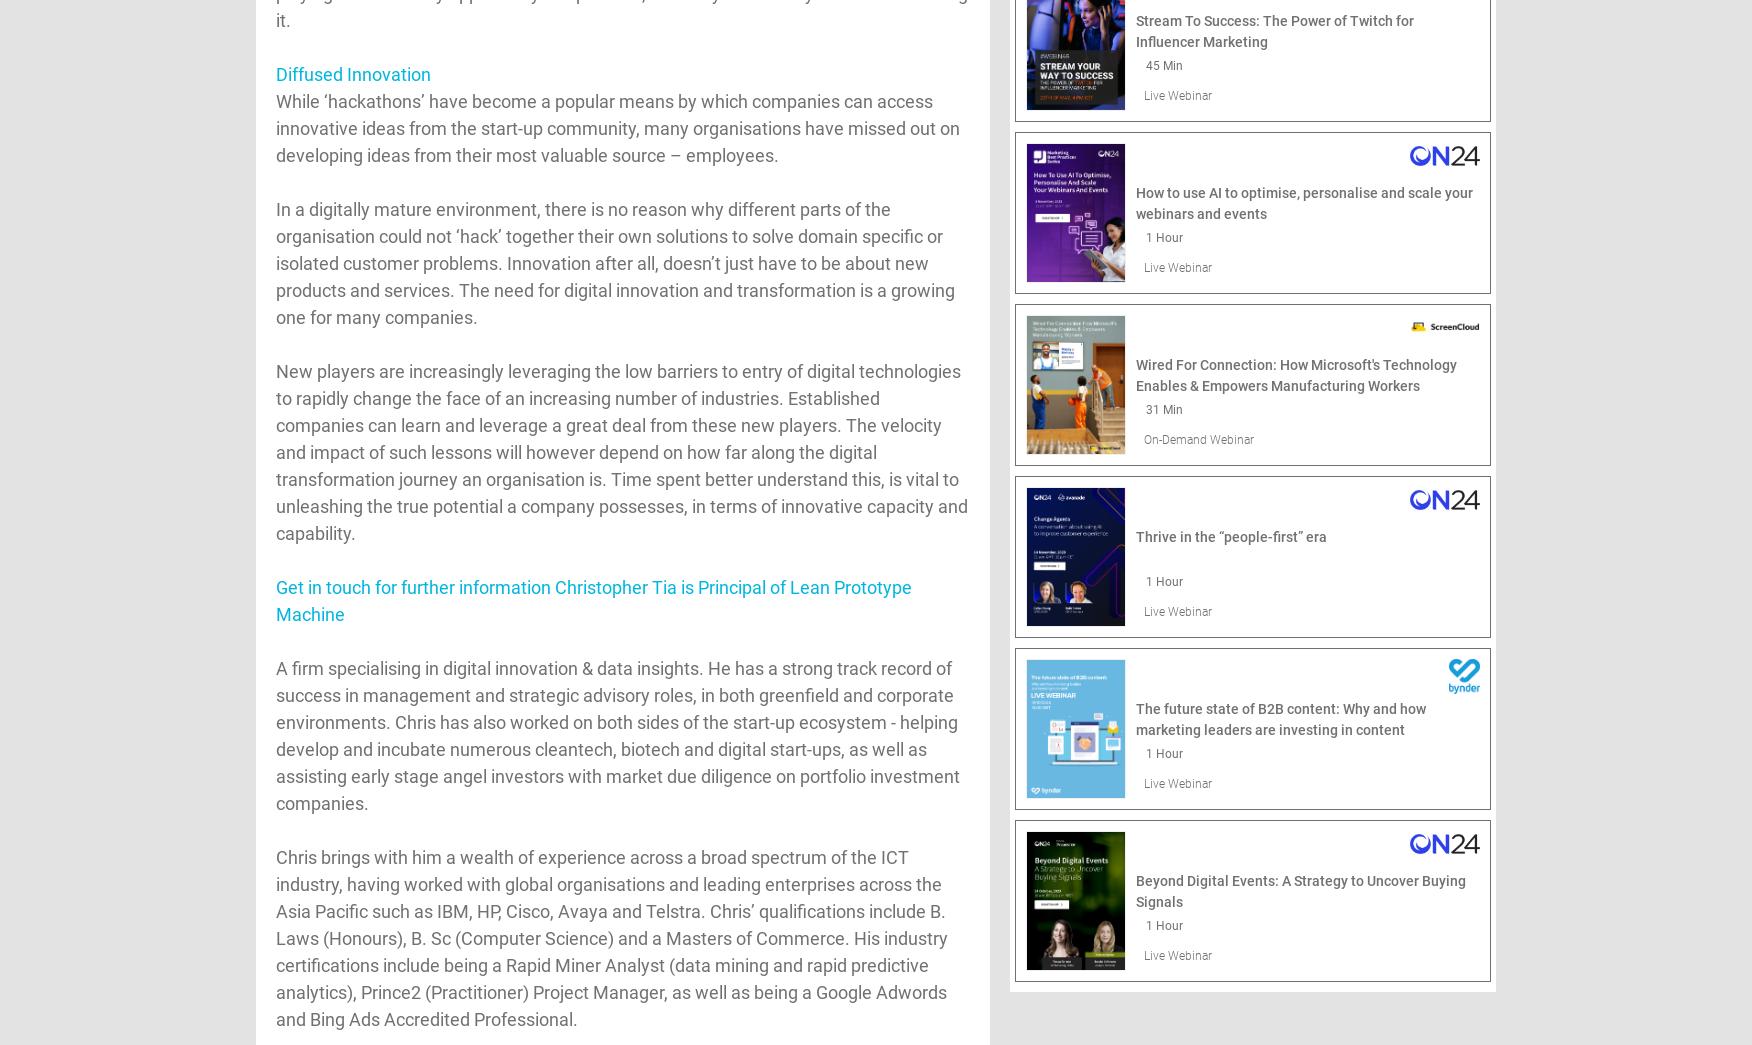  What do you see at coordinates (621, 452) in the screenshot?
I see `'New players are increasingly leveraging the low barriers to entry of digital technologies to rapidly change the face of an increasing number of industries. Established companies can learn and leverage a great deal from these new players. The velocity and impact of such lessons will however depend on how far along the digital transformation journey an organisation is. Time spent better understand this, is vital to unleashing the true potential a company possesses, in terms of innovative capacity and capability.'` at bounding box center [621, 452].